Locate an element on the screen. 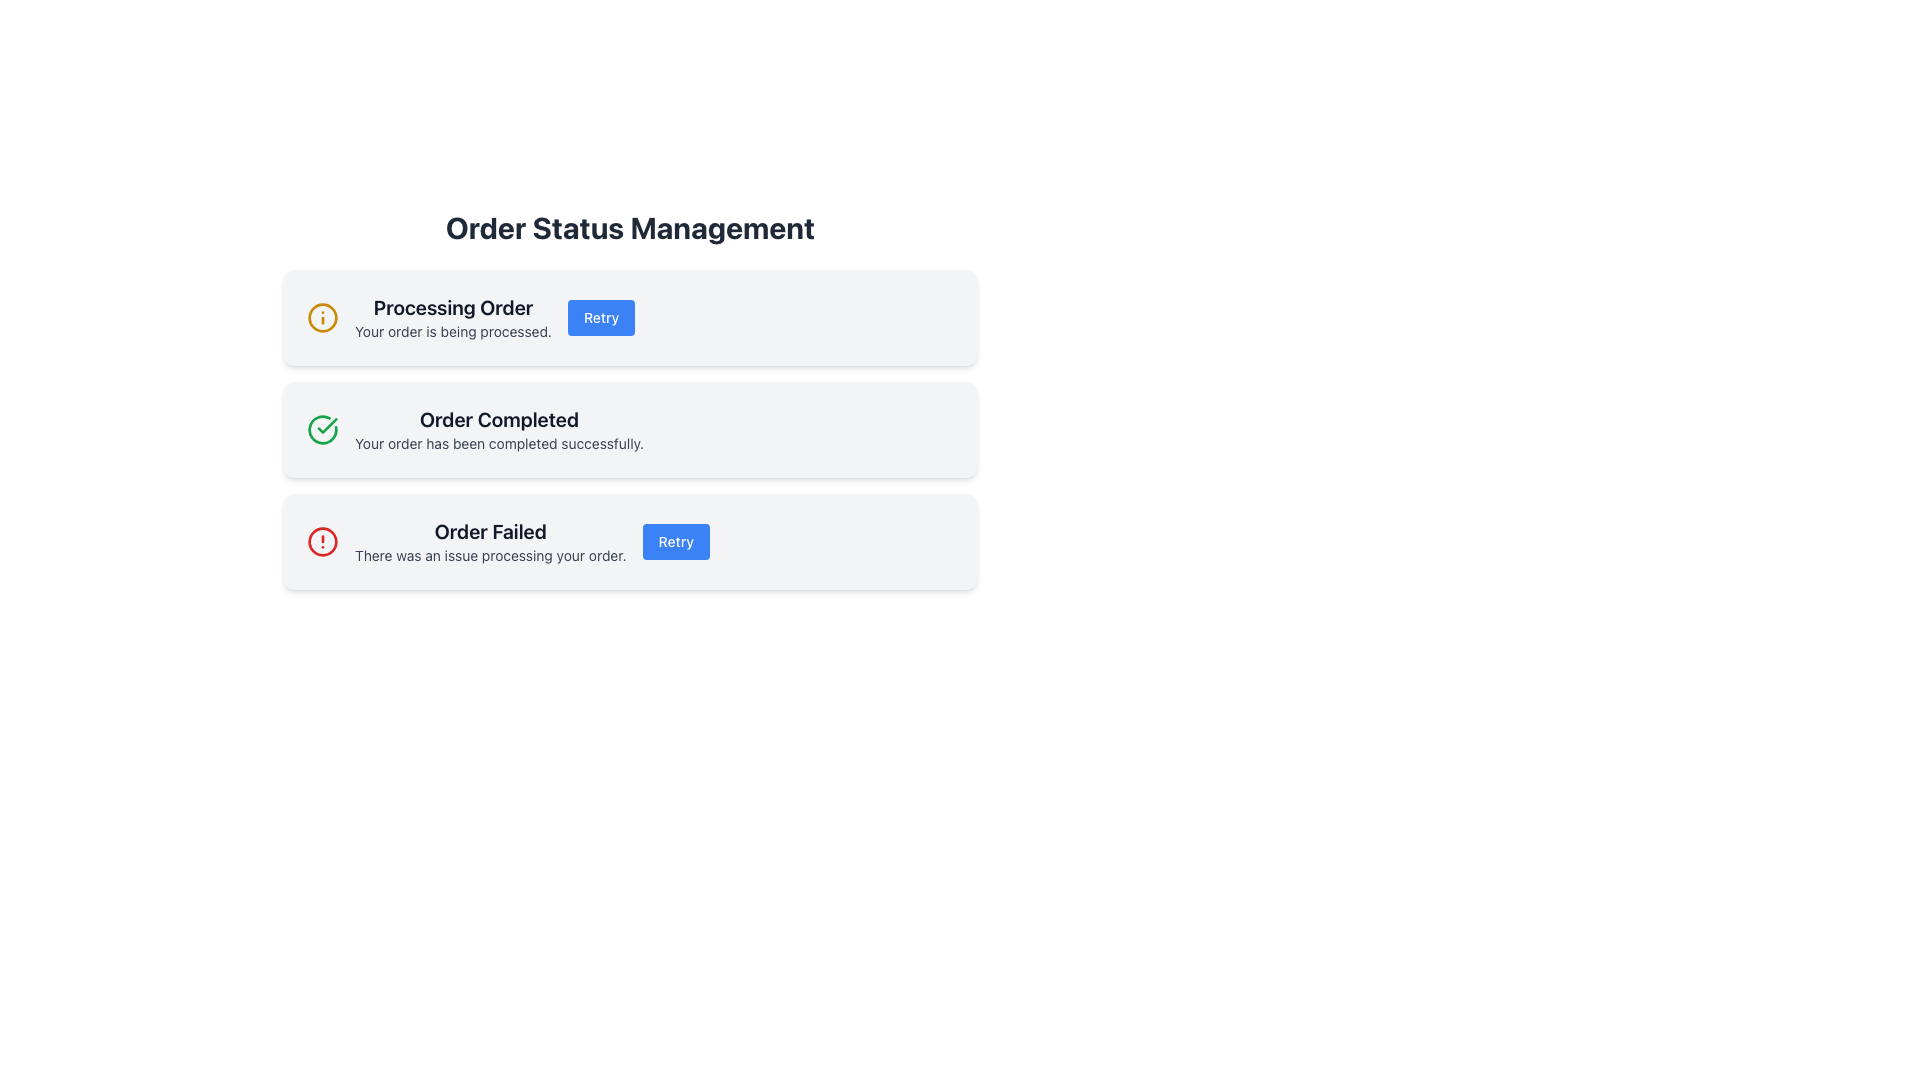 This screenshot has width=1920, height=1080. informational text confirming the successful completion of the order, located beneath the 'Order Completed' title in the central card is located at coordinates (499, 442).